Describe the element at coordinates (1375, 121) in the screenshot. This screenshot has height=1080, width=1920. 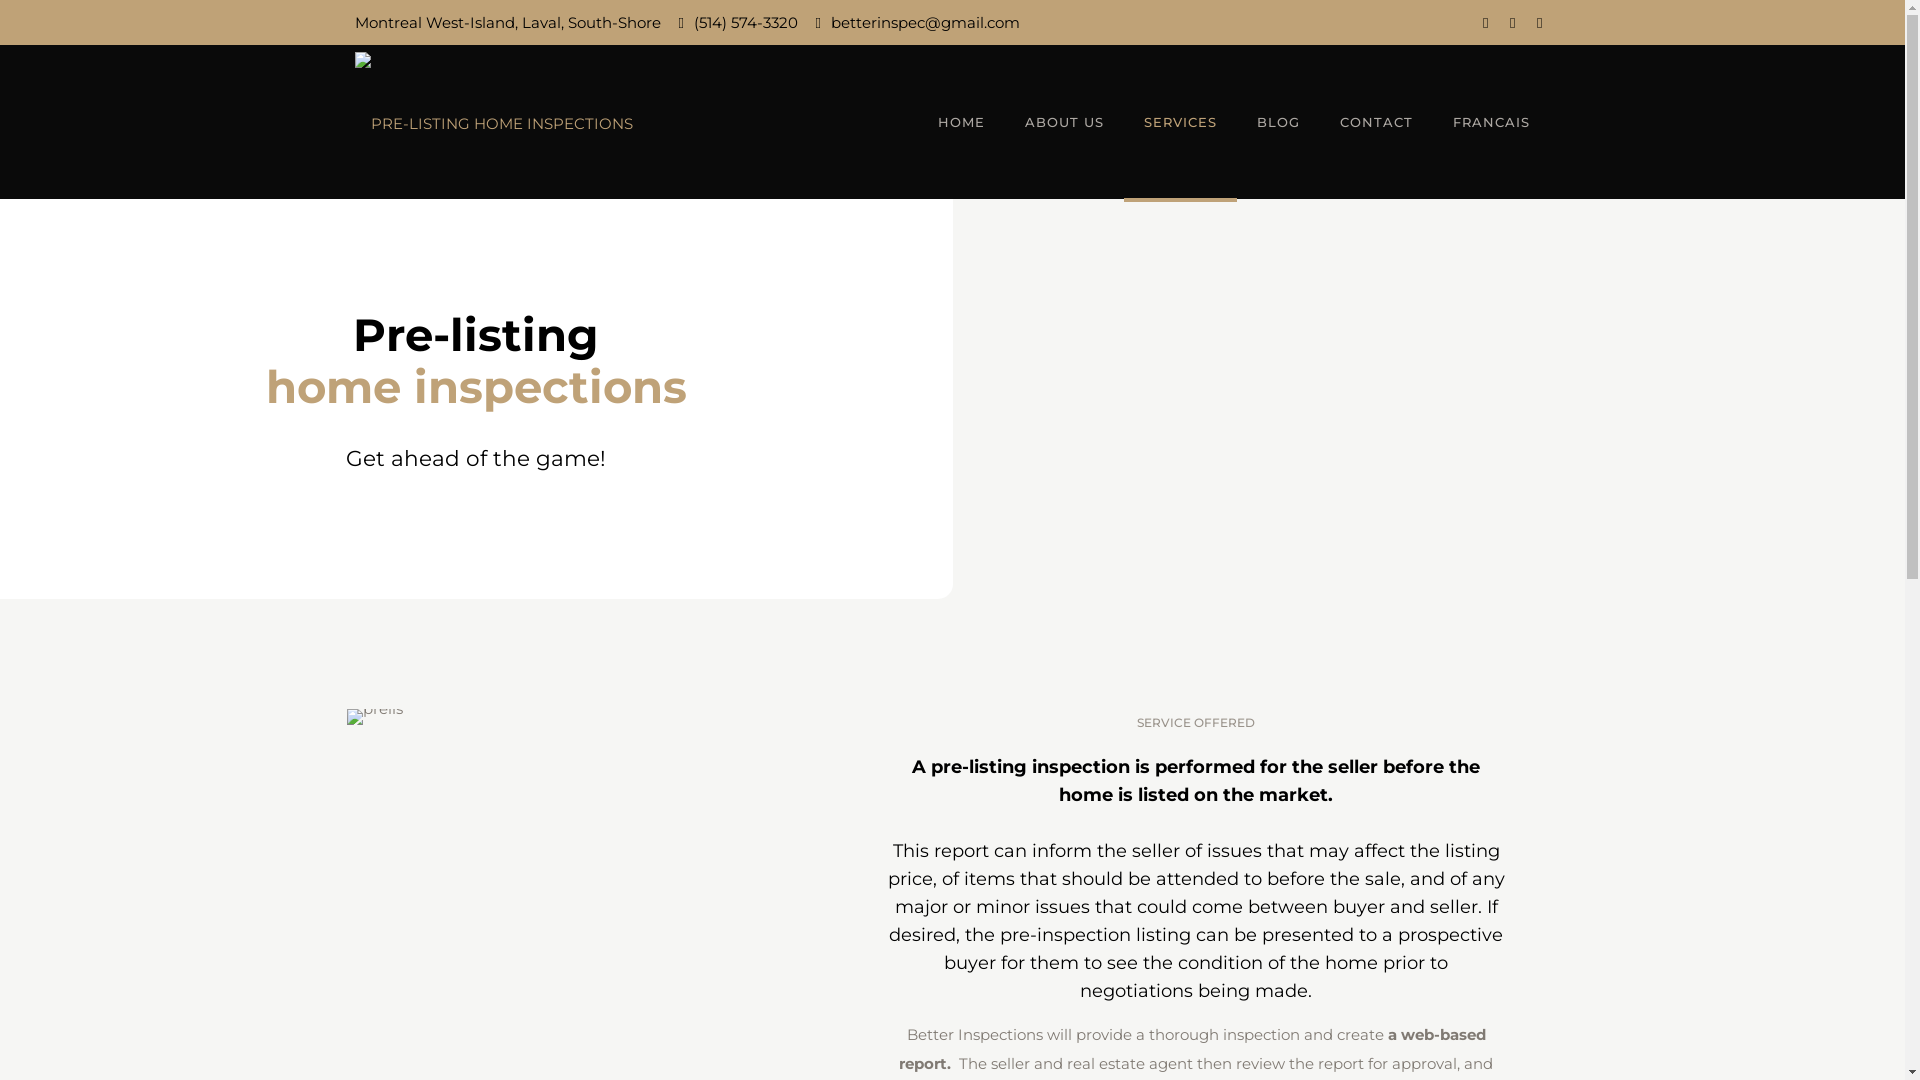
I see `'CONTACT'` at that location.